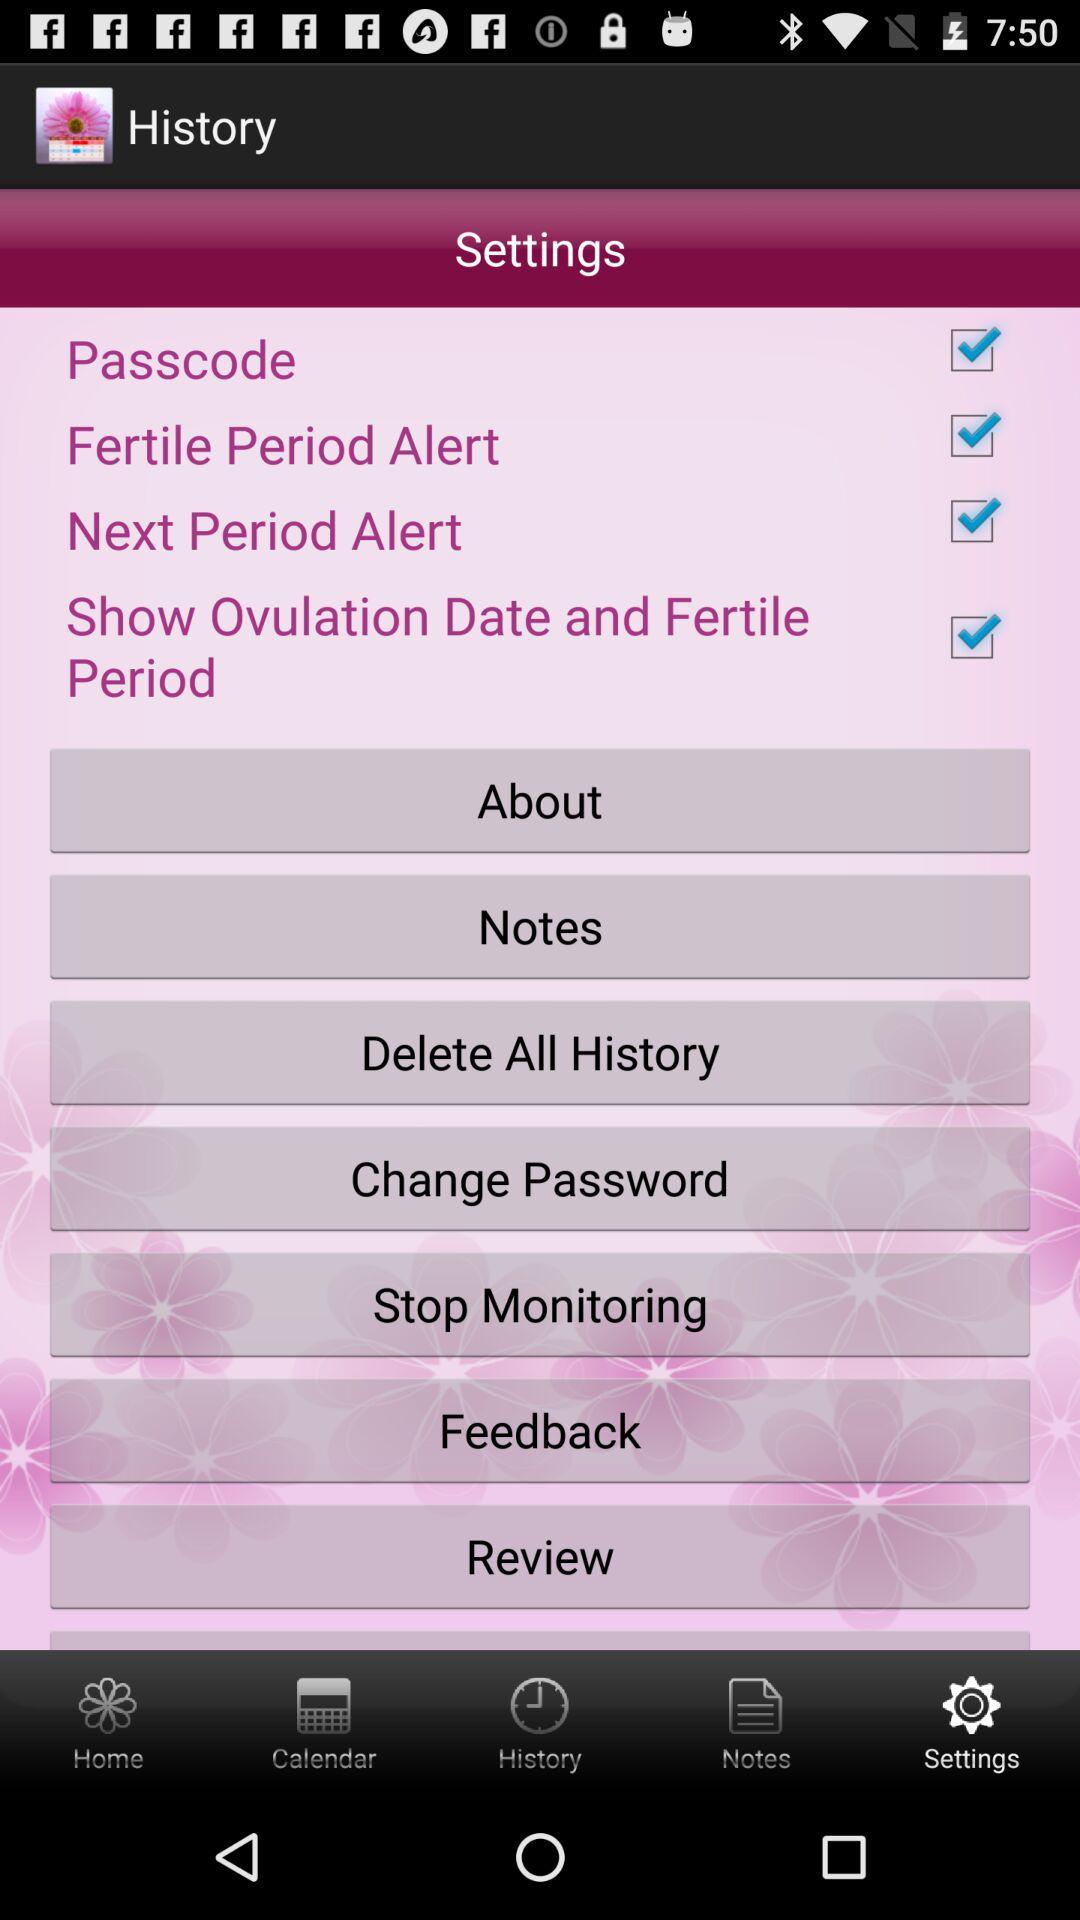 The image size is (1080, 1920). I want to click on the icon below settings item, so click(540, 350).